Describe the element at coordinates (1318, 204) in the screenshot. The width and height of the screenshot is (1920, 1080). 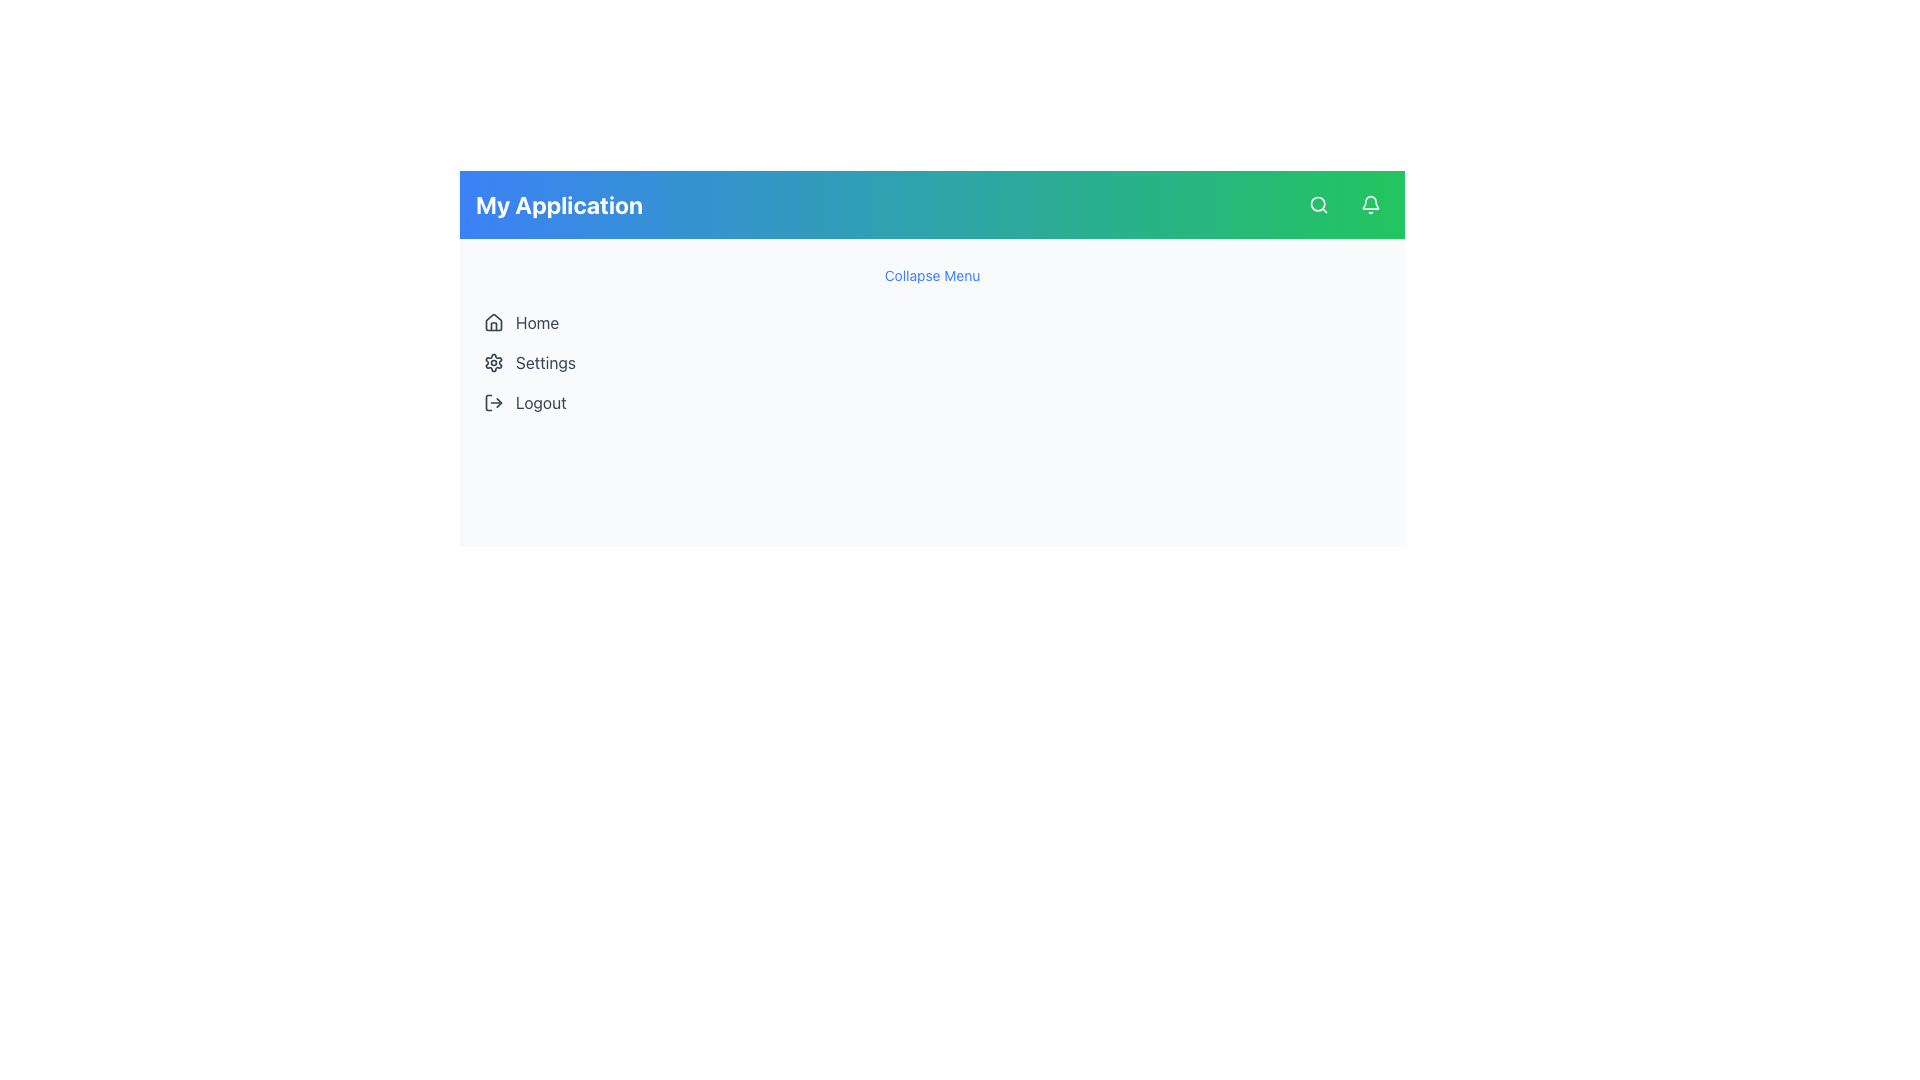
I see `the decorative search icon graphic located near the rightmost side of the header bar, slightly left of the bell icon` at that location.